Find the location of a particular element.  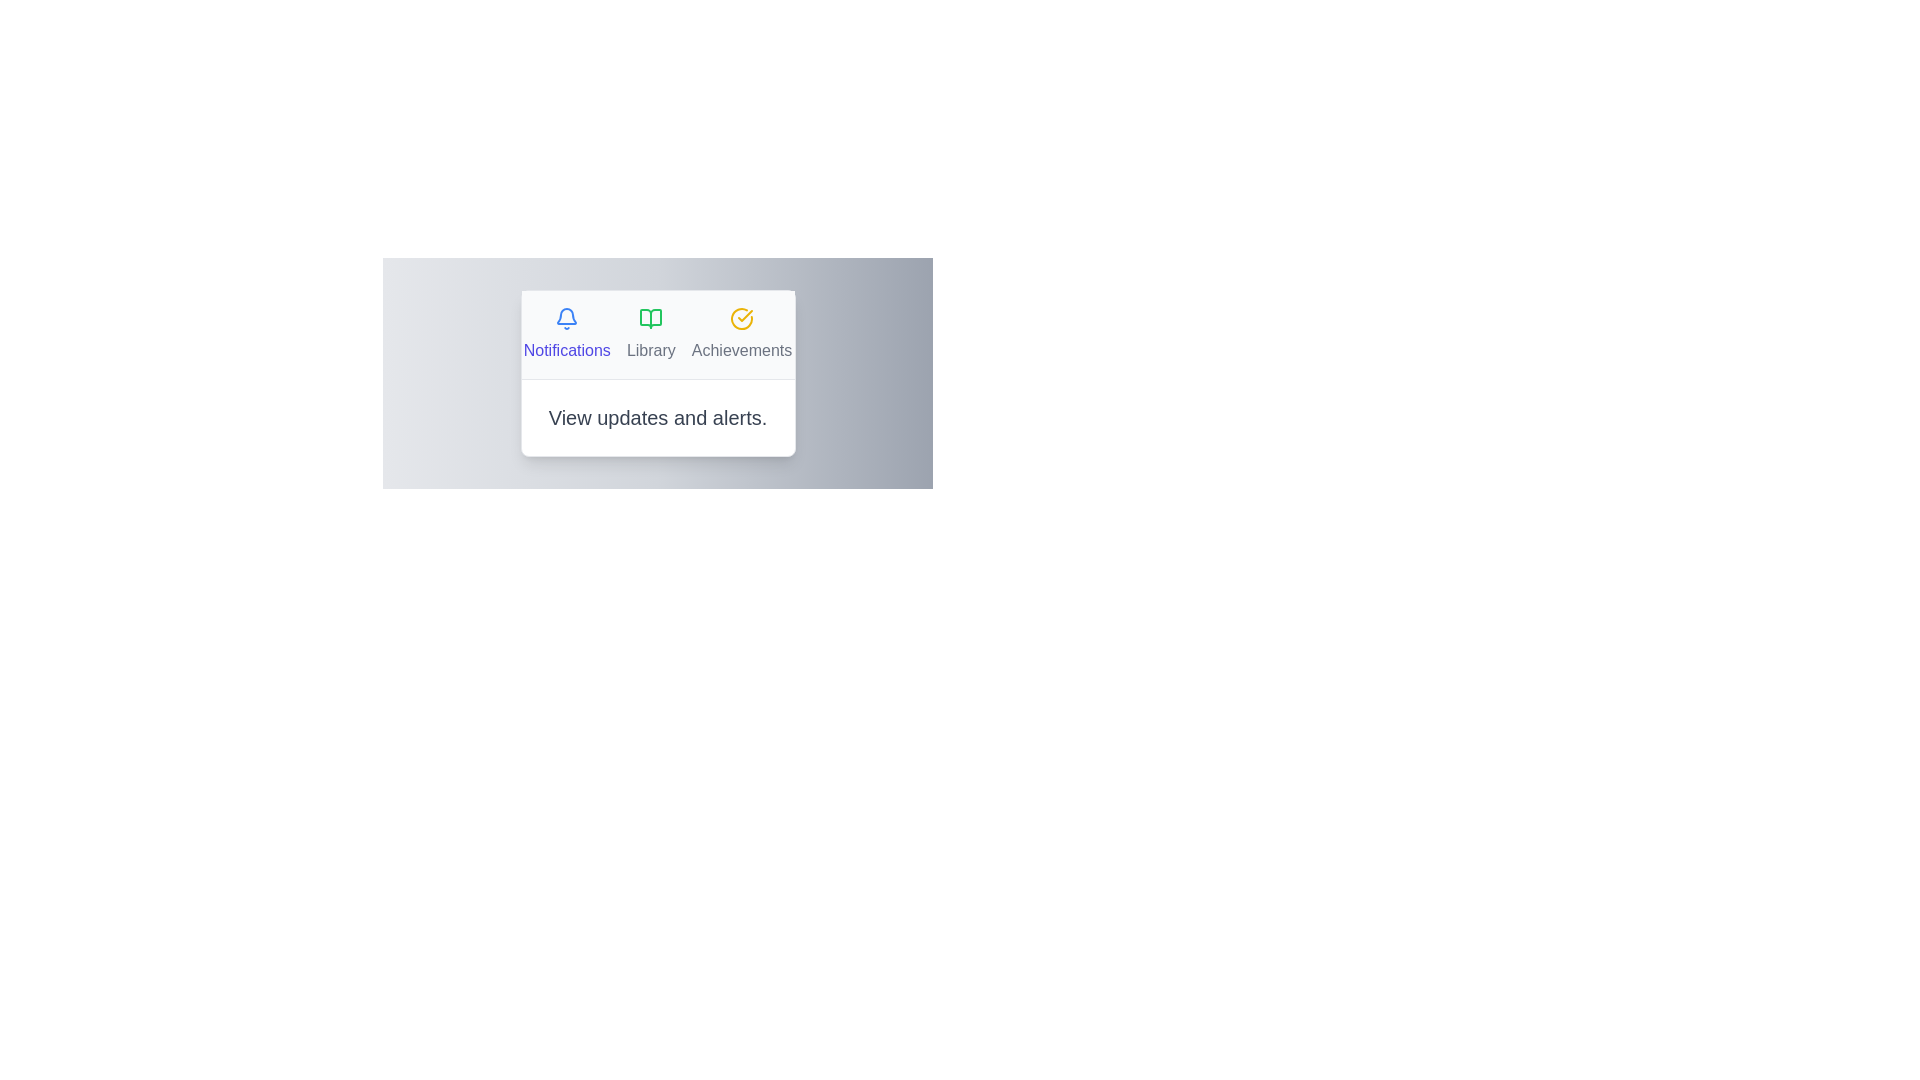

the tab labeled Achievements is located at coordinates (741, 334).